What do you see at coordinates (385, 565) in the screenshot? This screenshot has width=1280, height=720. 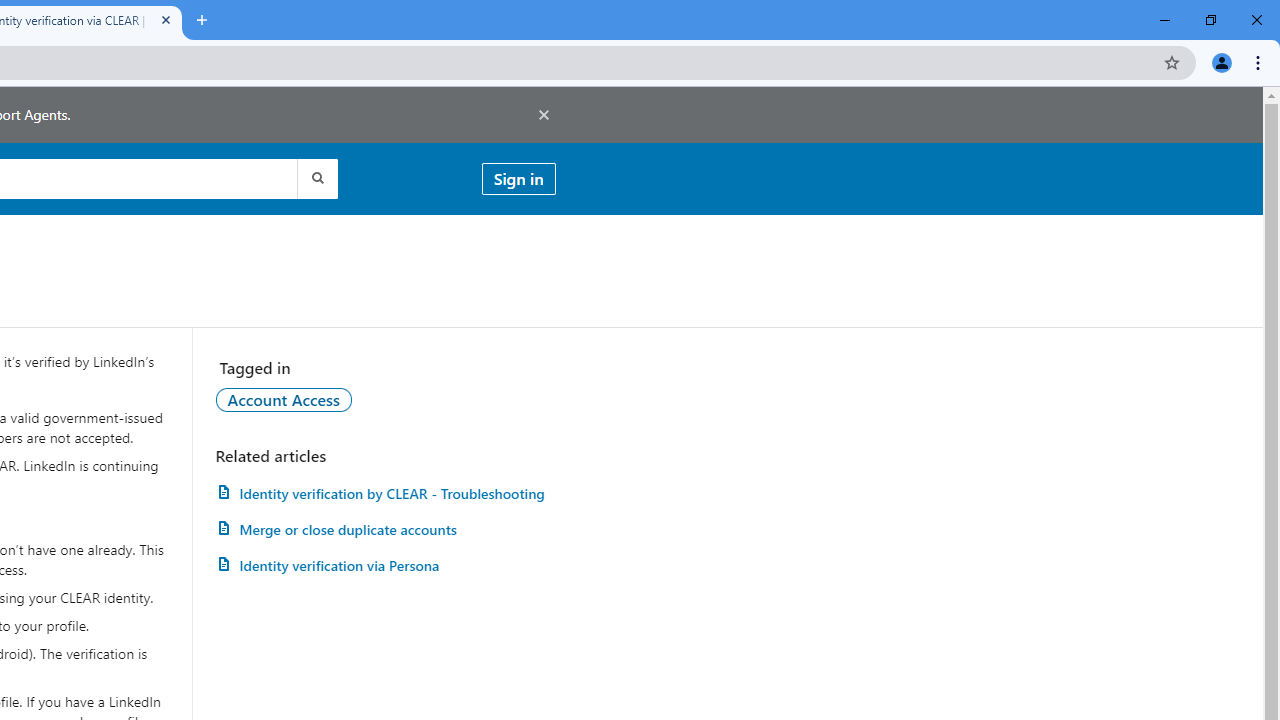 I see `'Identity verification via Persona'` at bounding box center [385, 565].